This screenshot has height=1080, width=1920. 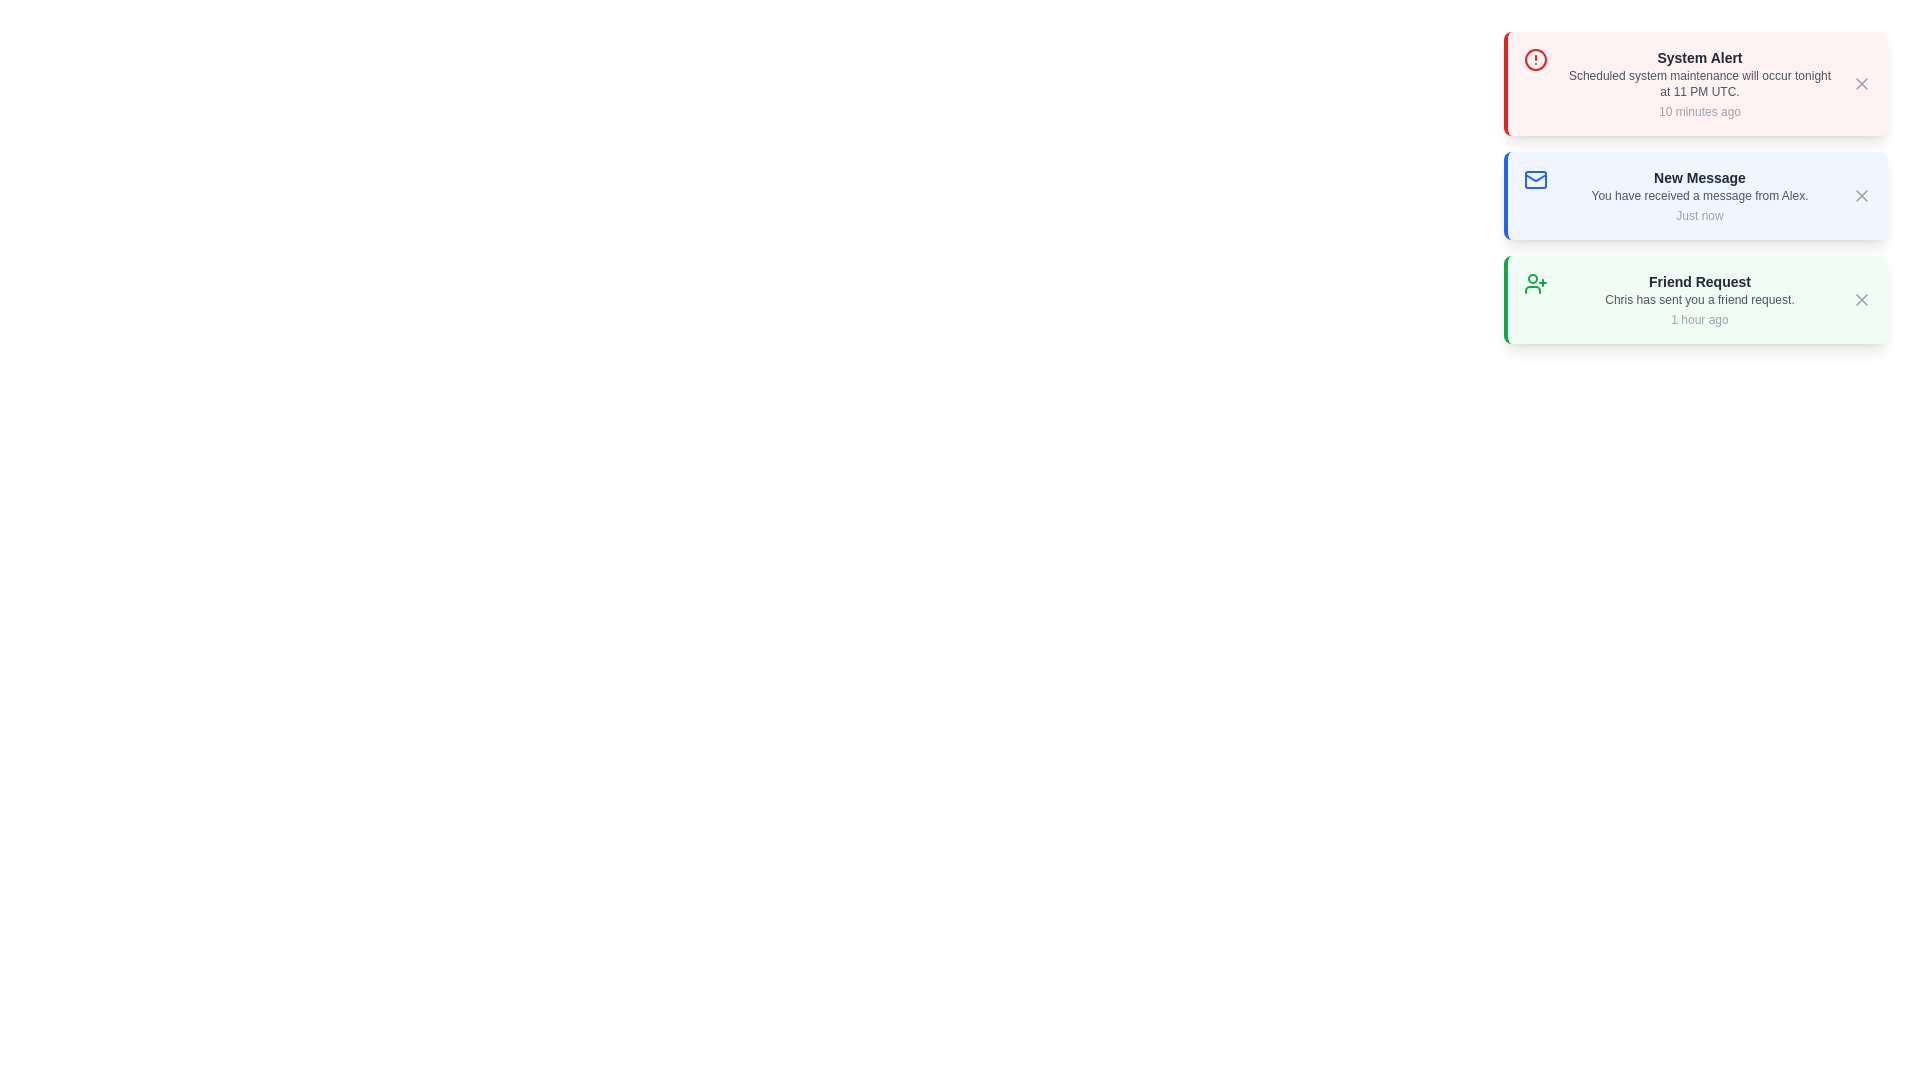 I want to click on the close button located in the upper-right corner of the green notification card, so click(x=1861, y=300).